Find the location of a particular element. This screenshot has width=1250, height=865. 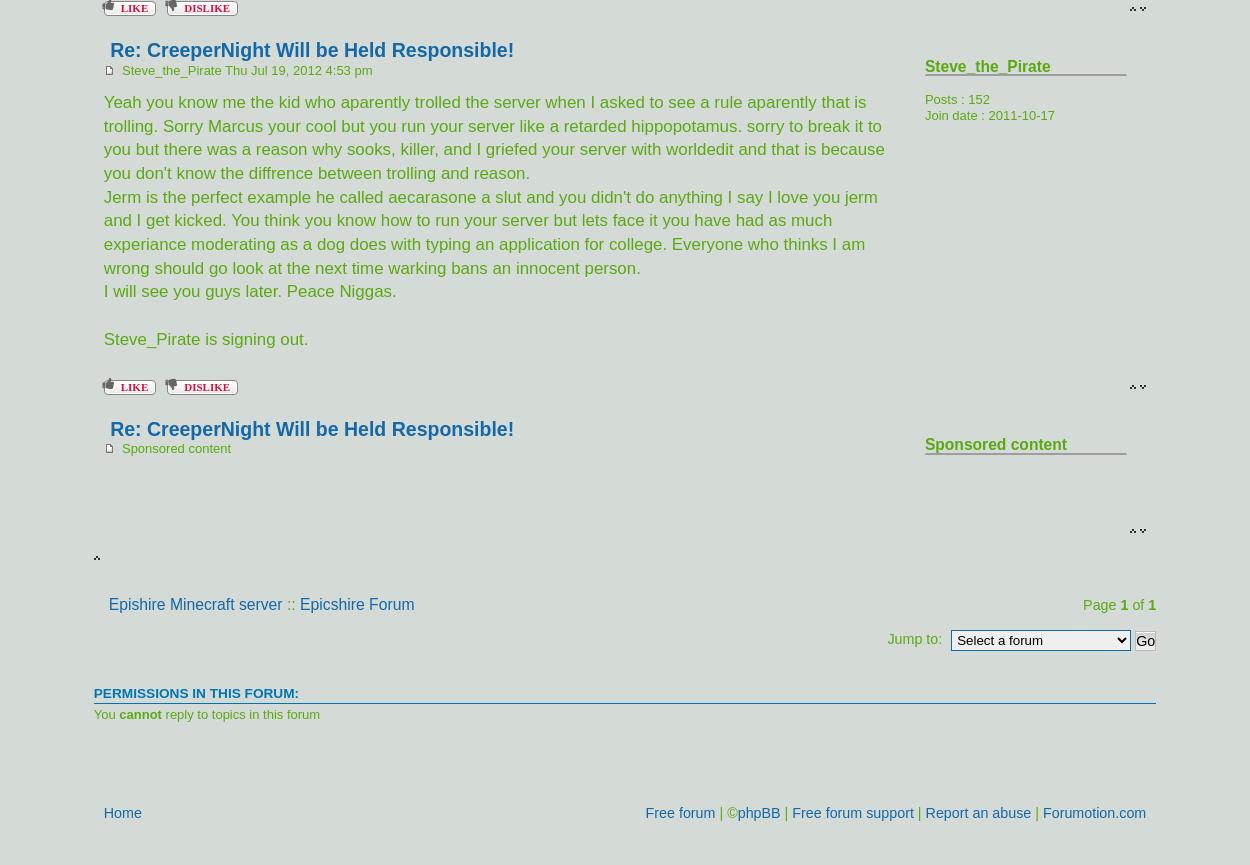

'Steve_the_Pirate' is located at coordinates (986, 65).